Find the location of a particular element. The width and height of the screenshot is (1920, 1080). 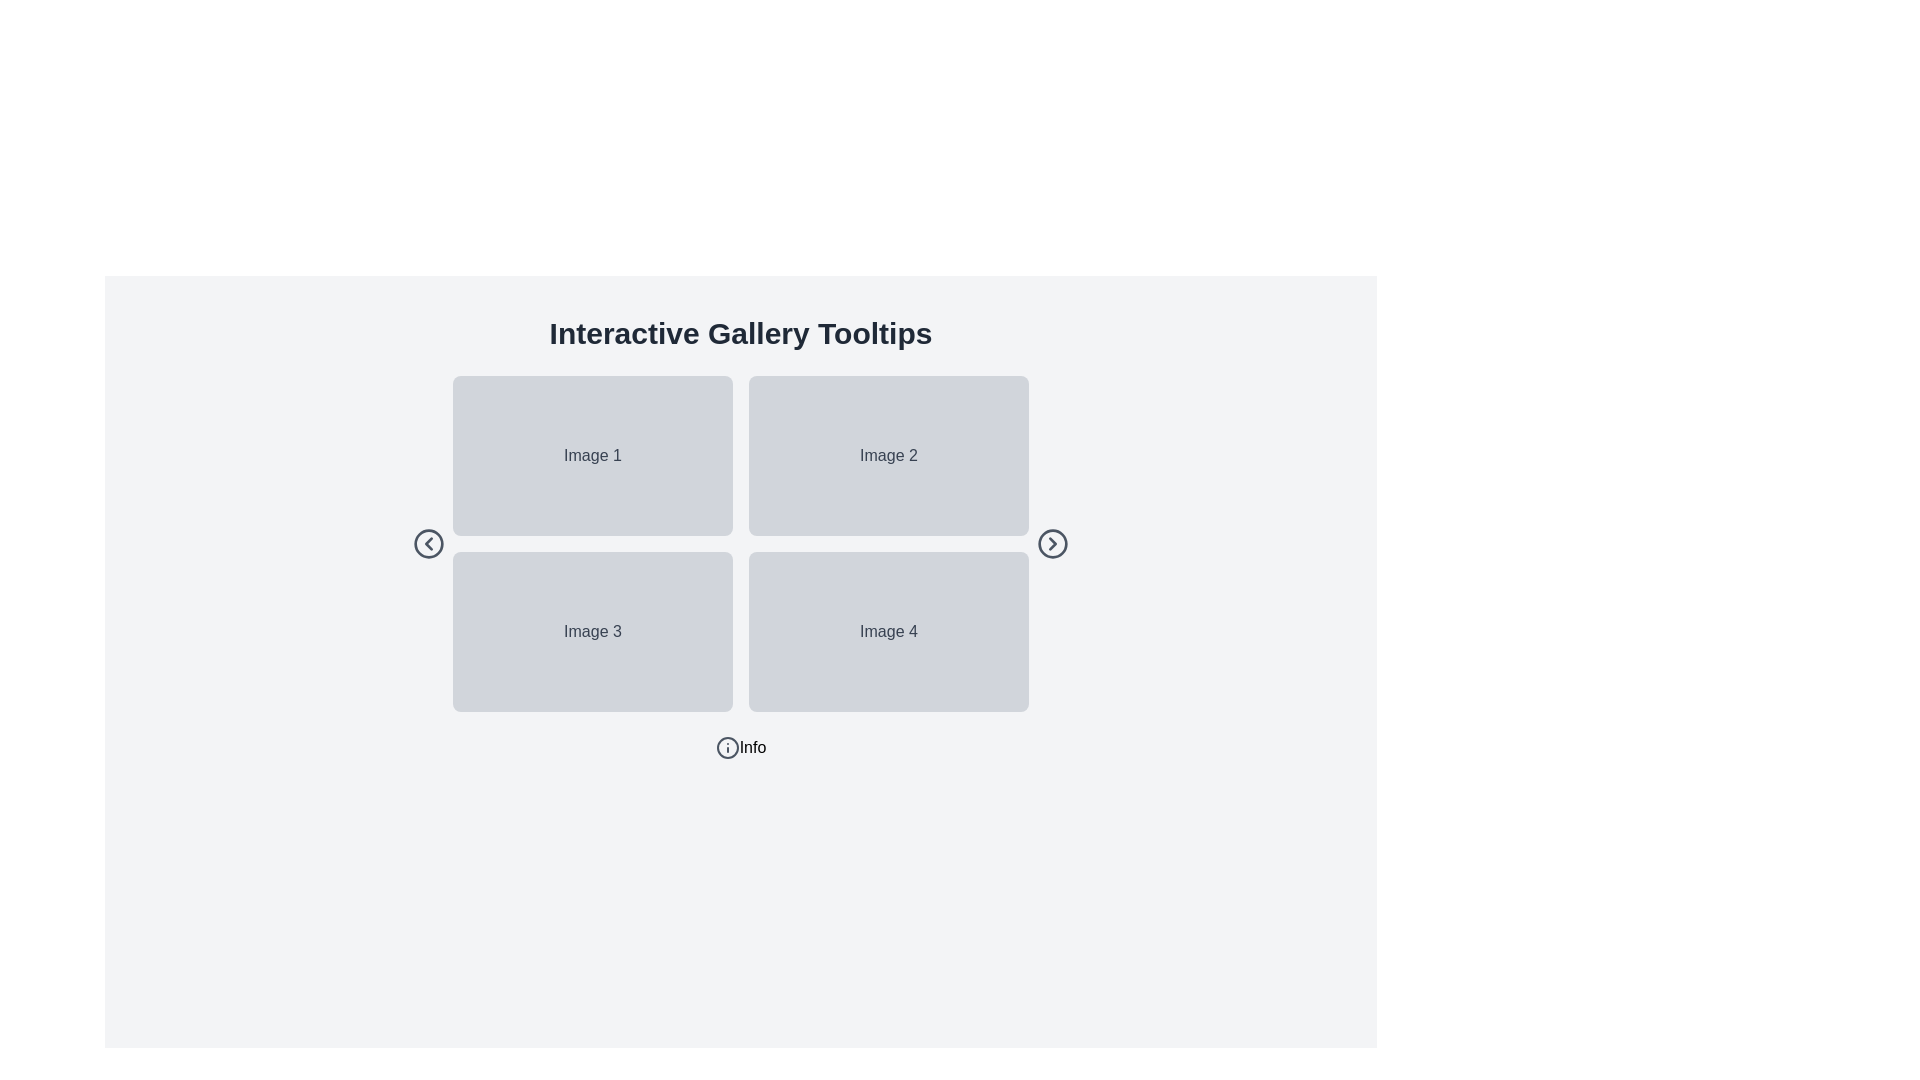

the Composite element containing a circular information icon and the text labeled 'Info' is located at coordinates (739, 748).